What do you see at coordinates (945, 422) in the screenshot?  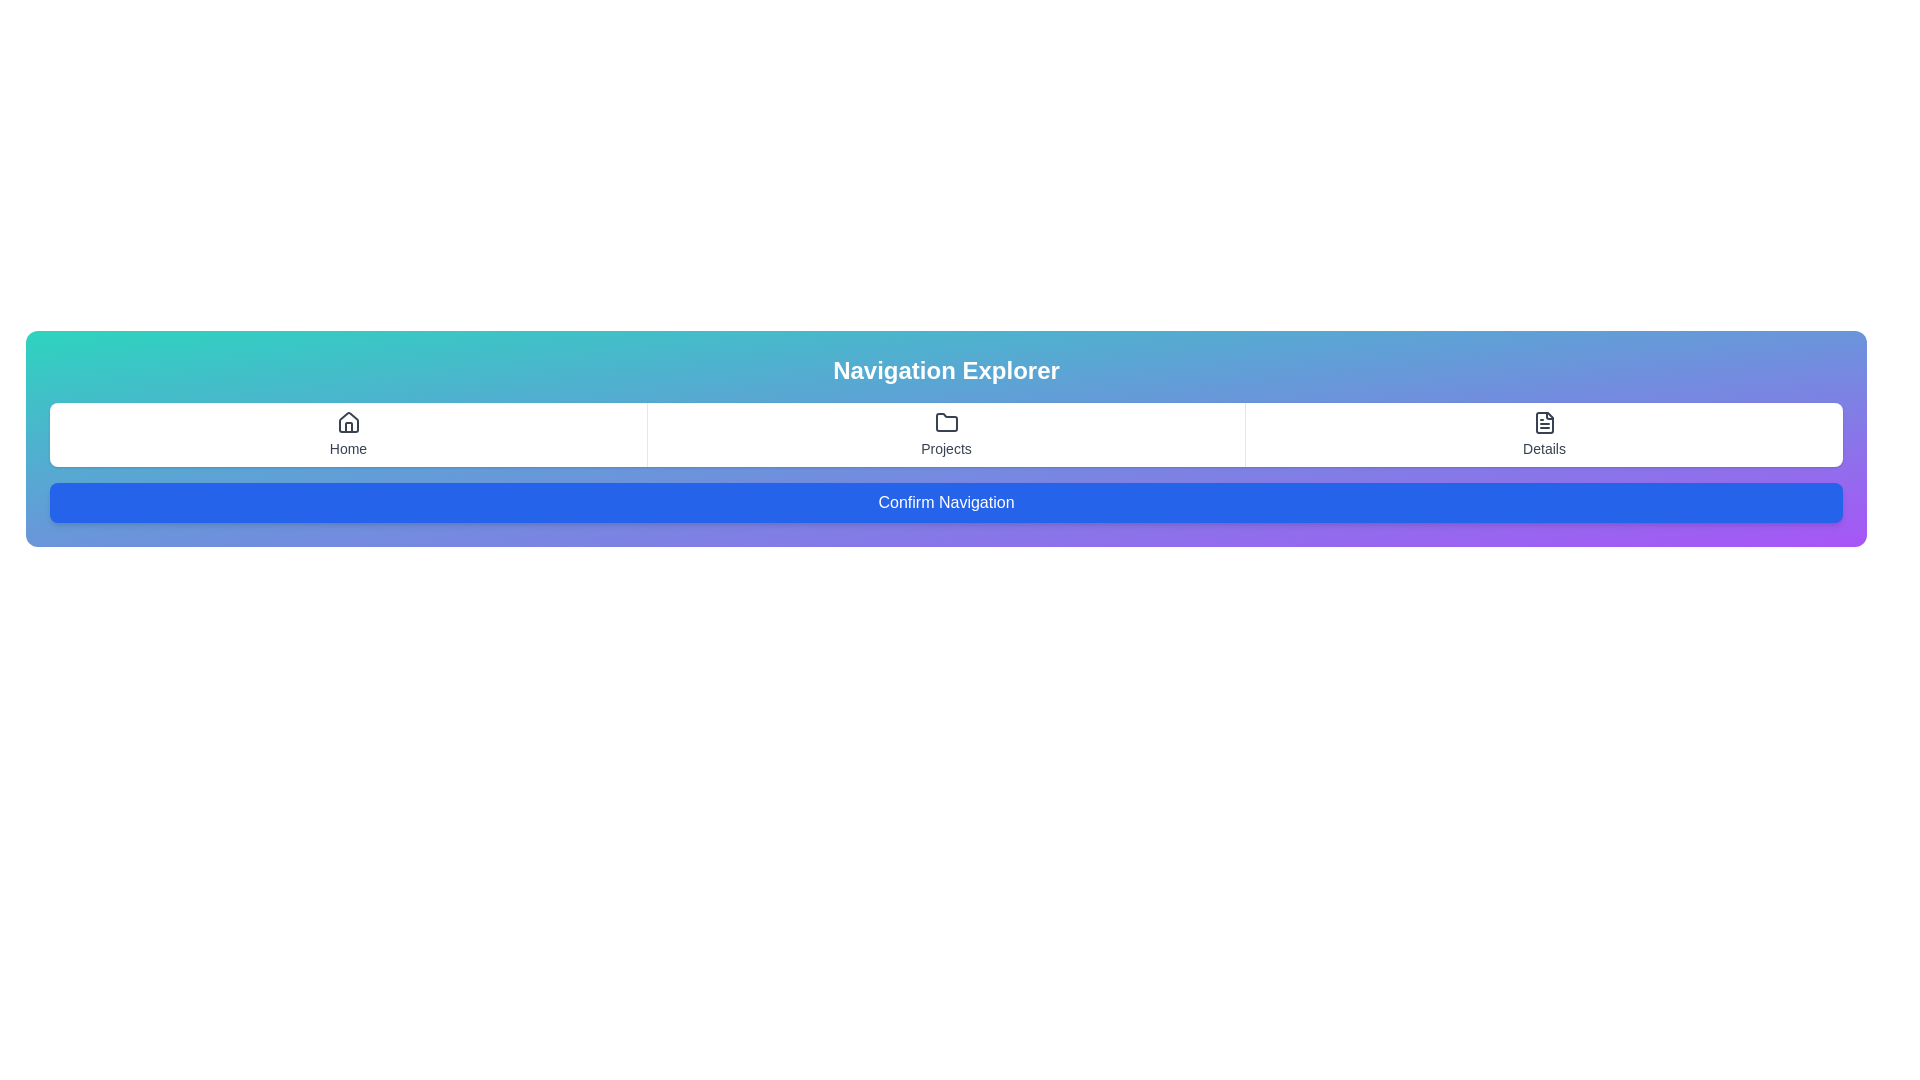 I see `the 'Projects' icon in the navigation menu` at bounding box center [945, 422].